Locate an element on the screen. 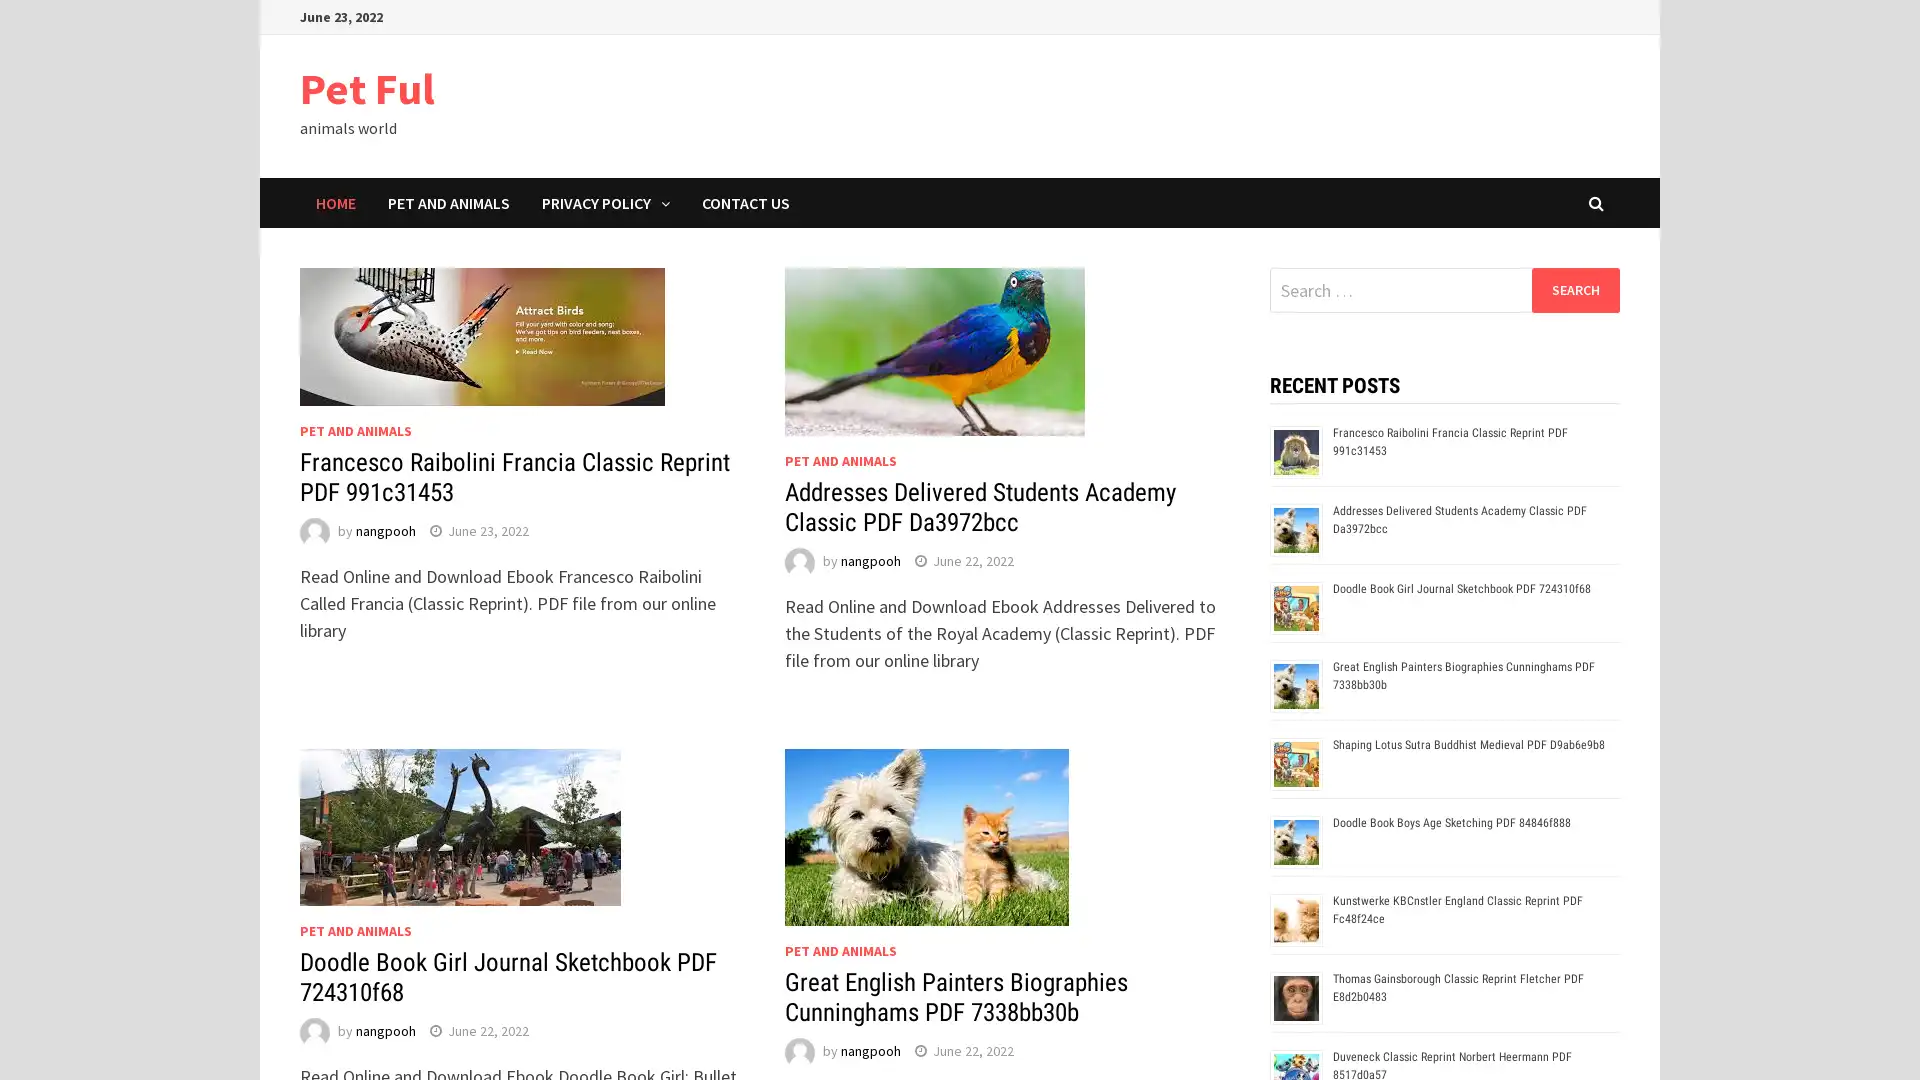 Image resolution: width=1920 pixels, height=1080 pixels. Search is located at coordinates (1574, 289).